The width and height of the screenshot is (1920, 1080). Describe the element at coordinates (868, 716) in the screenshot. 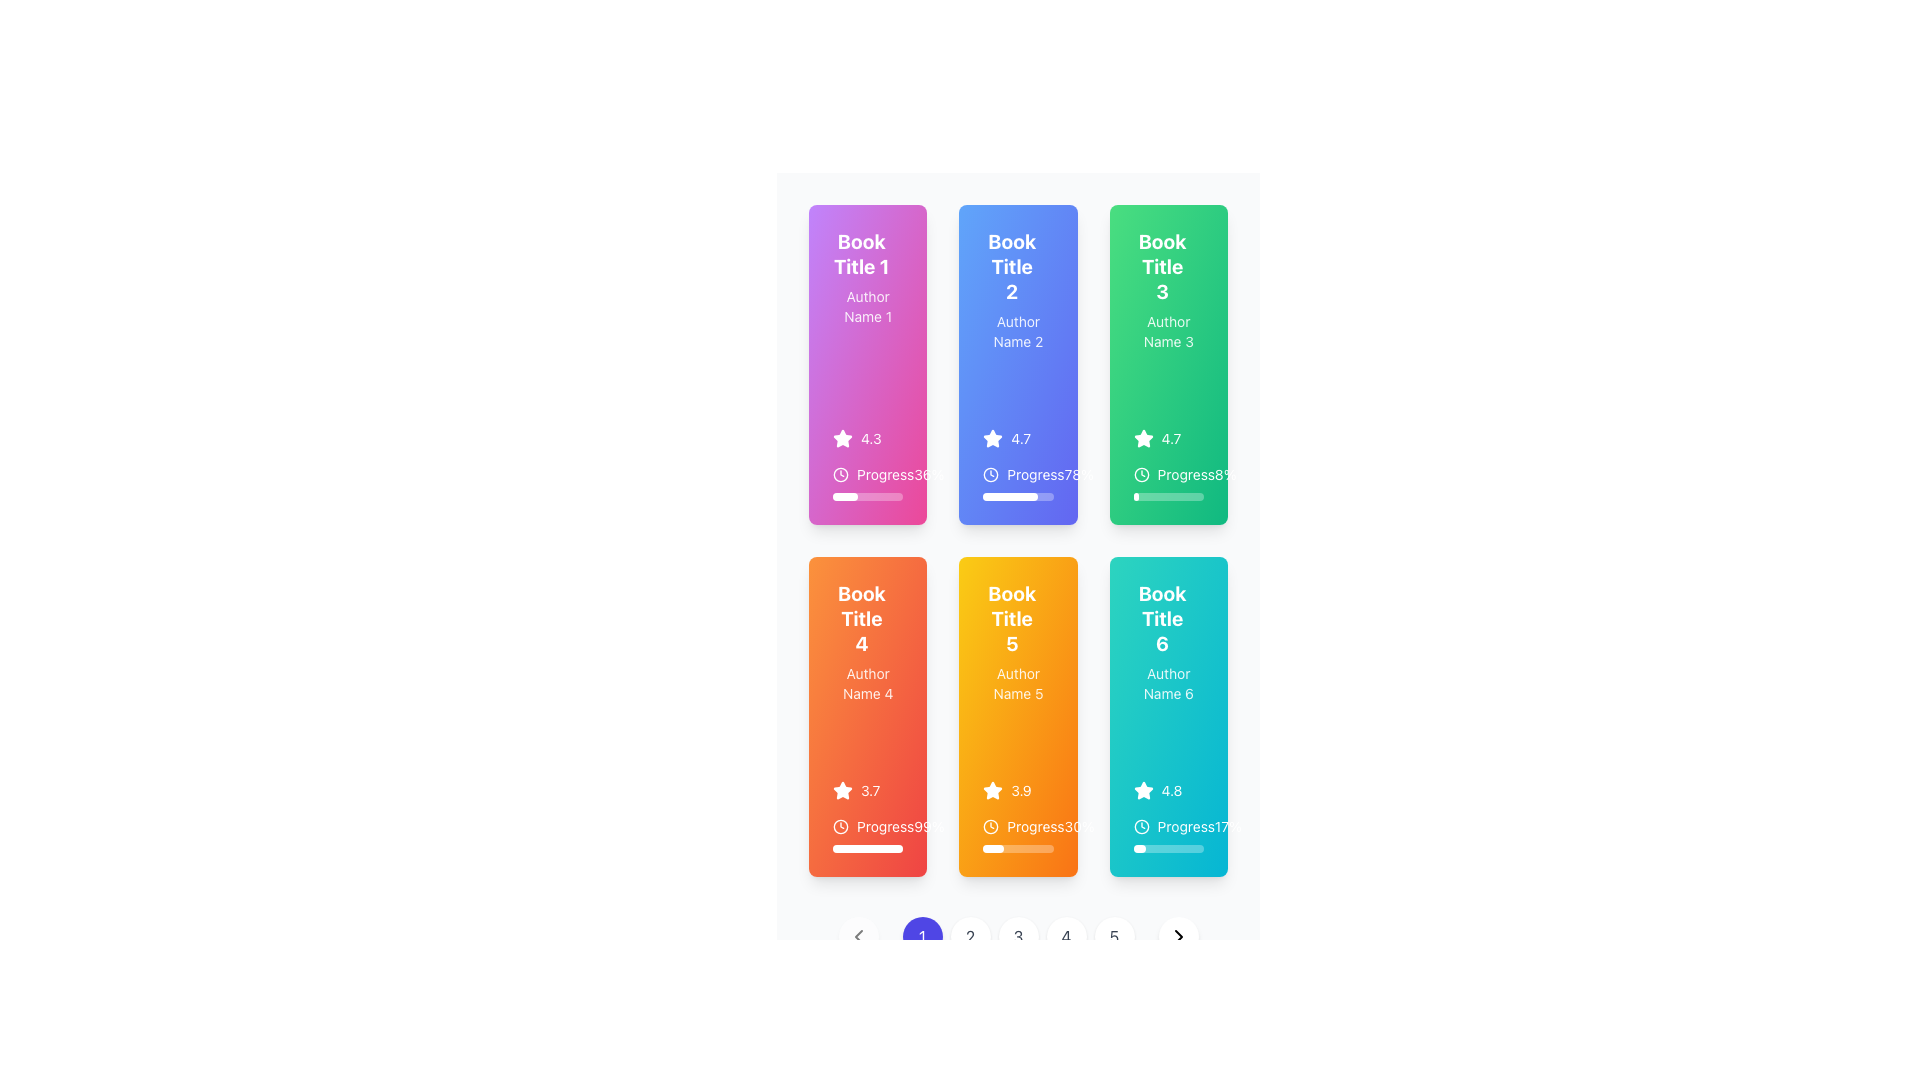

I see `the fourth informational card in the grid layout` at that location.